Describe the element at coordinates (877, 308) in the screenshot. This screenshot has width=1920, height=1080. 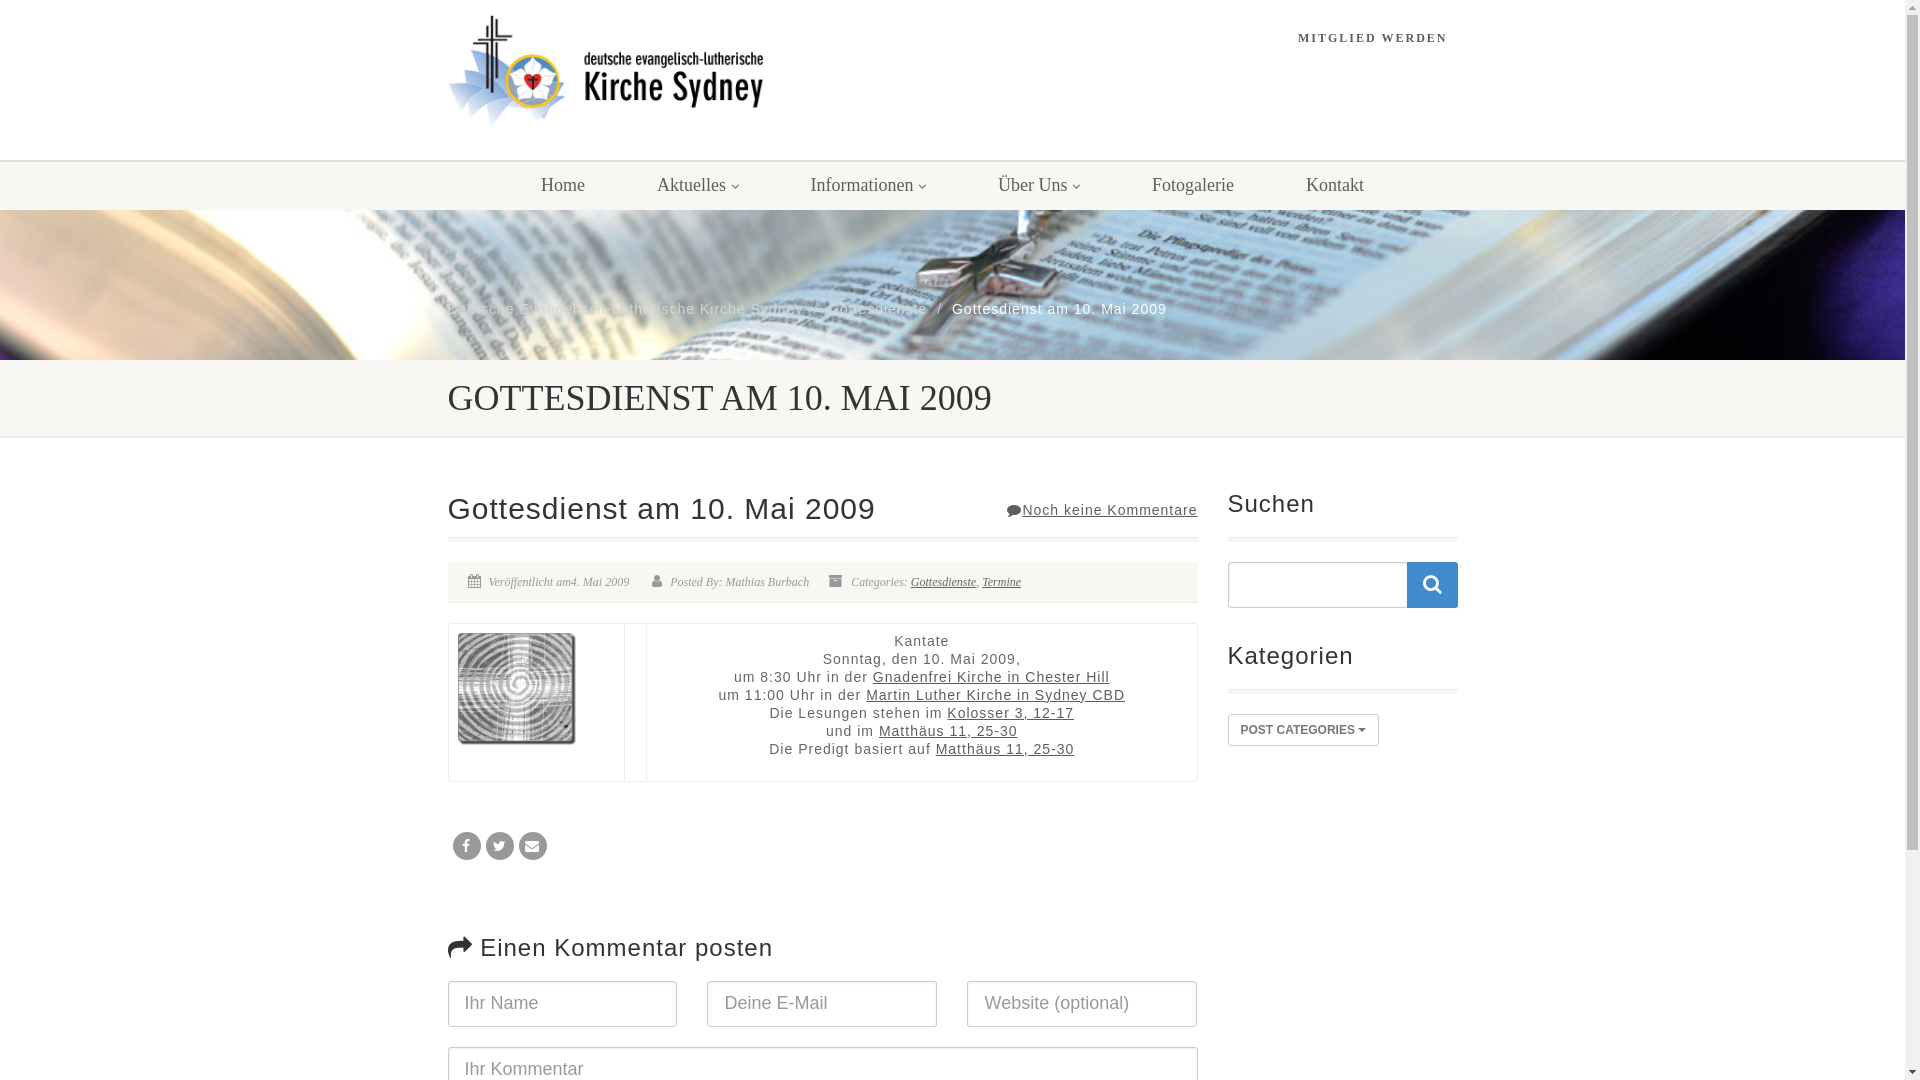
I see `'Gottesdienste'` at that location.